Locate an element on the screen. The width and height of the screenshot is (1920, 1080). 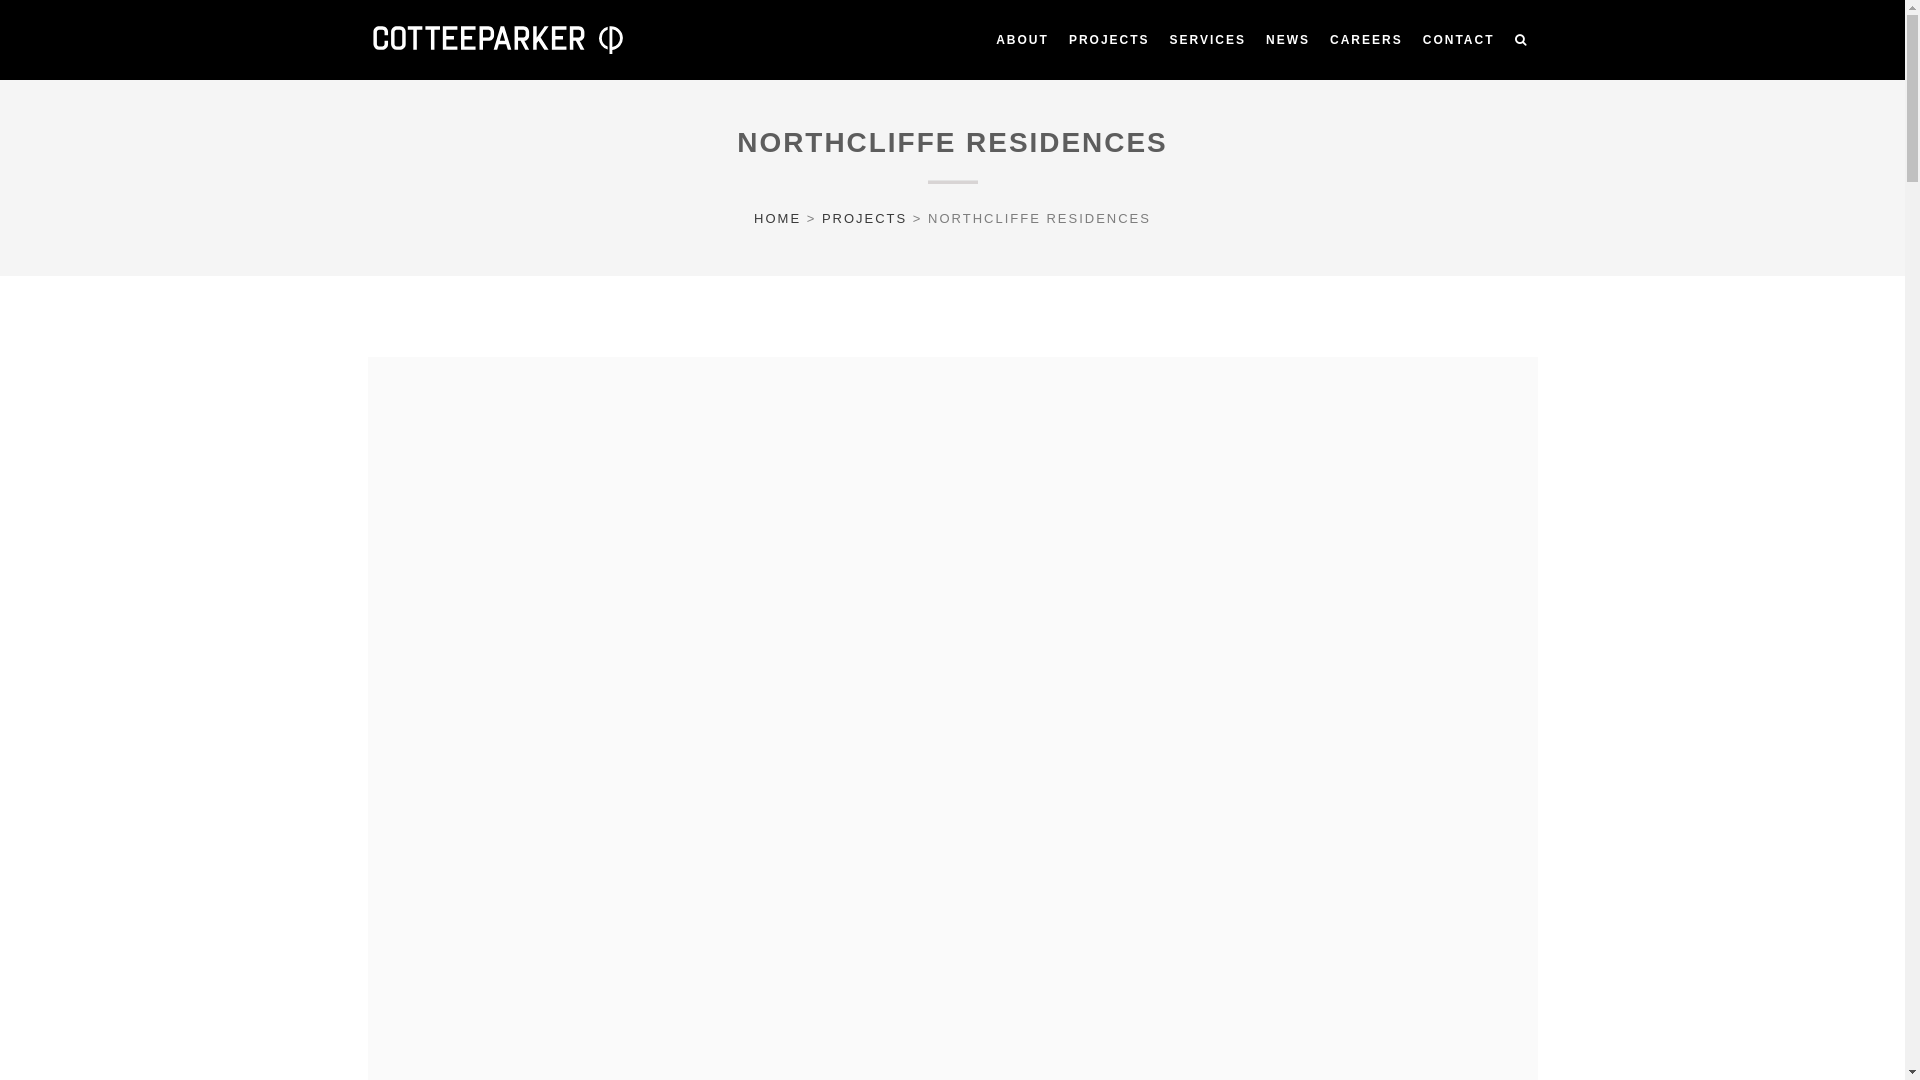
'PROJECTS' is located at coordinates (1108, 39).